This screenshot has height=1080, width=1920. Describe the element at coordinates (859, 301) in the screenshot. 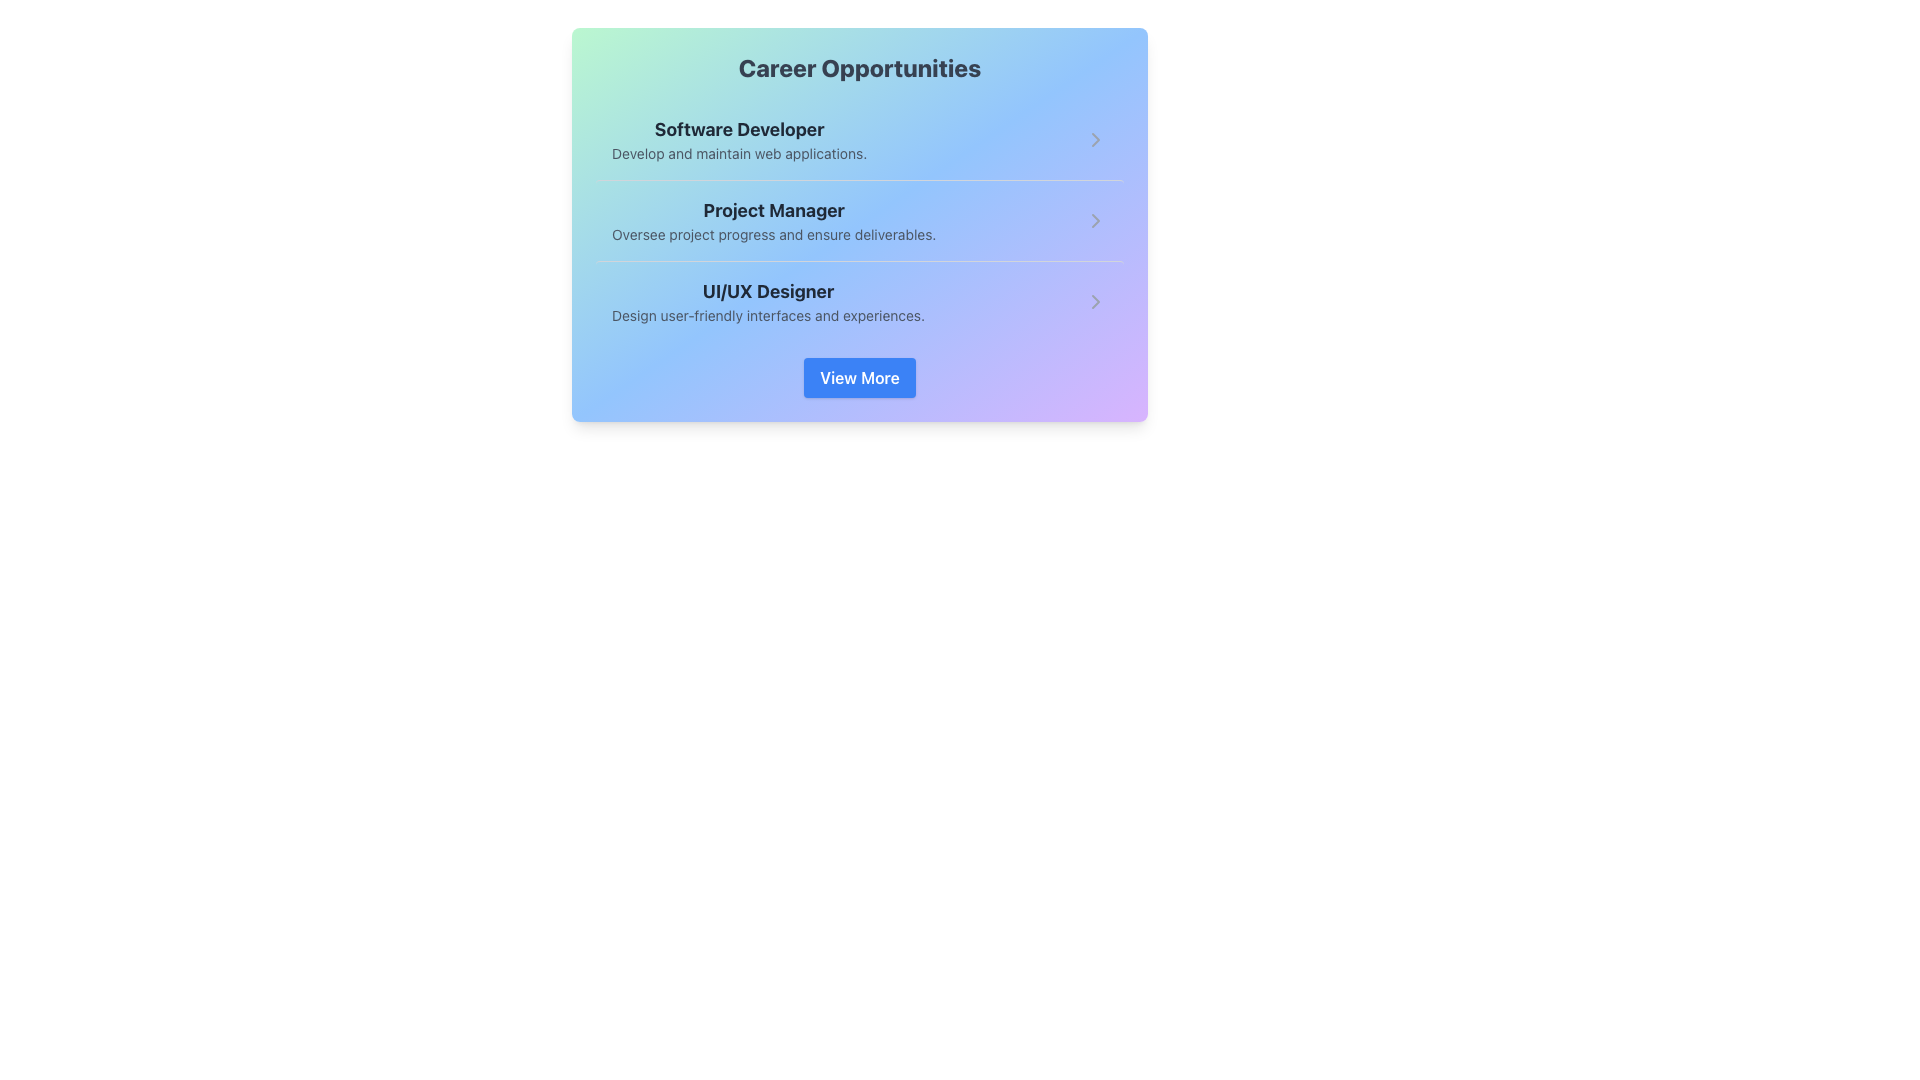

I see `the third item in the vertical list under the 'Career Opportunities' header, which represents a job listing for a 'UI/UX Designer'` at that location.